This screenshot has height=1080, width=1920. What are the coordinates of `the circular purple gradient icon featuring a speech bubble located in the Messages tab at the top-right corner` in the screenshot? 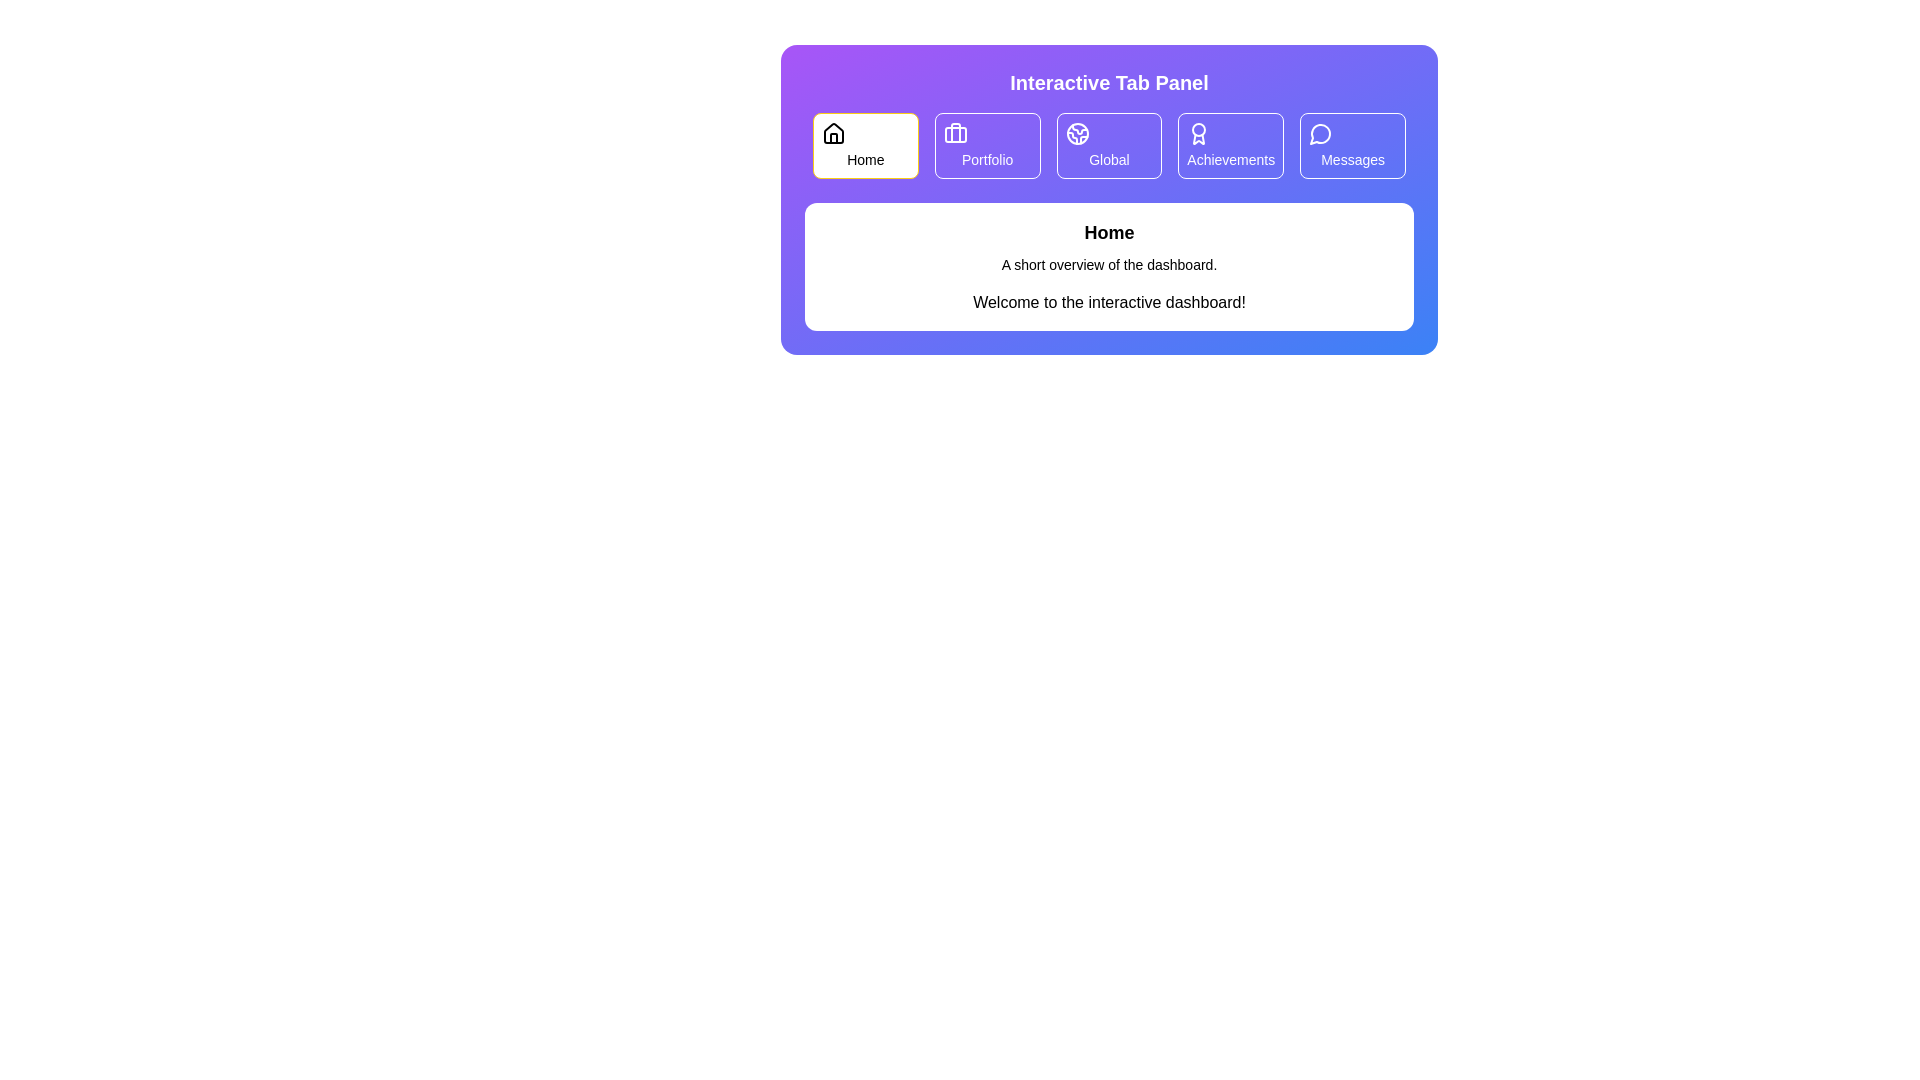 It's located at (1320, 134).